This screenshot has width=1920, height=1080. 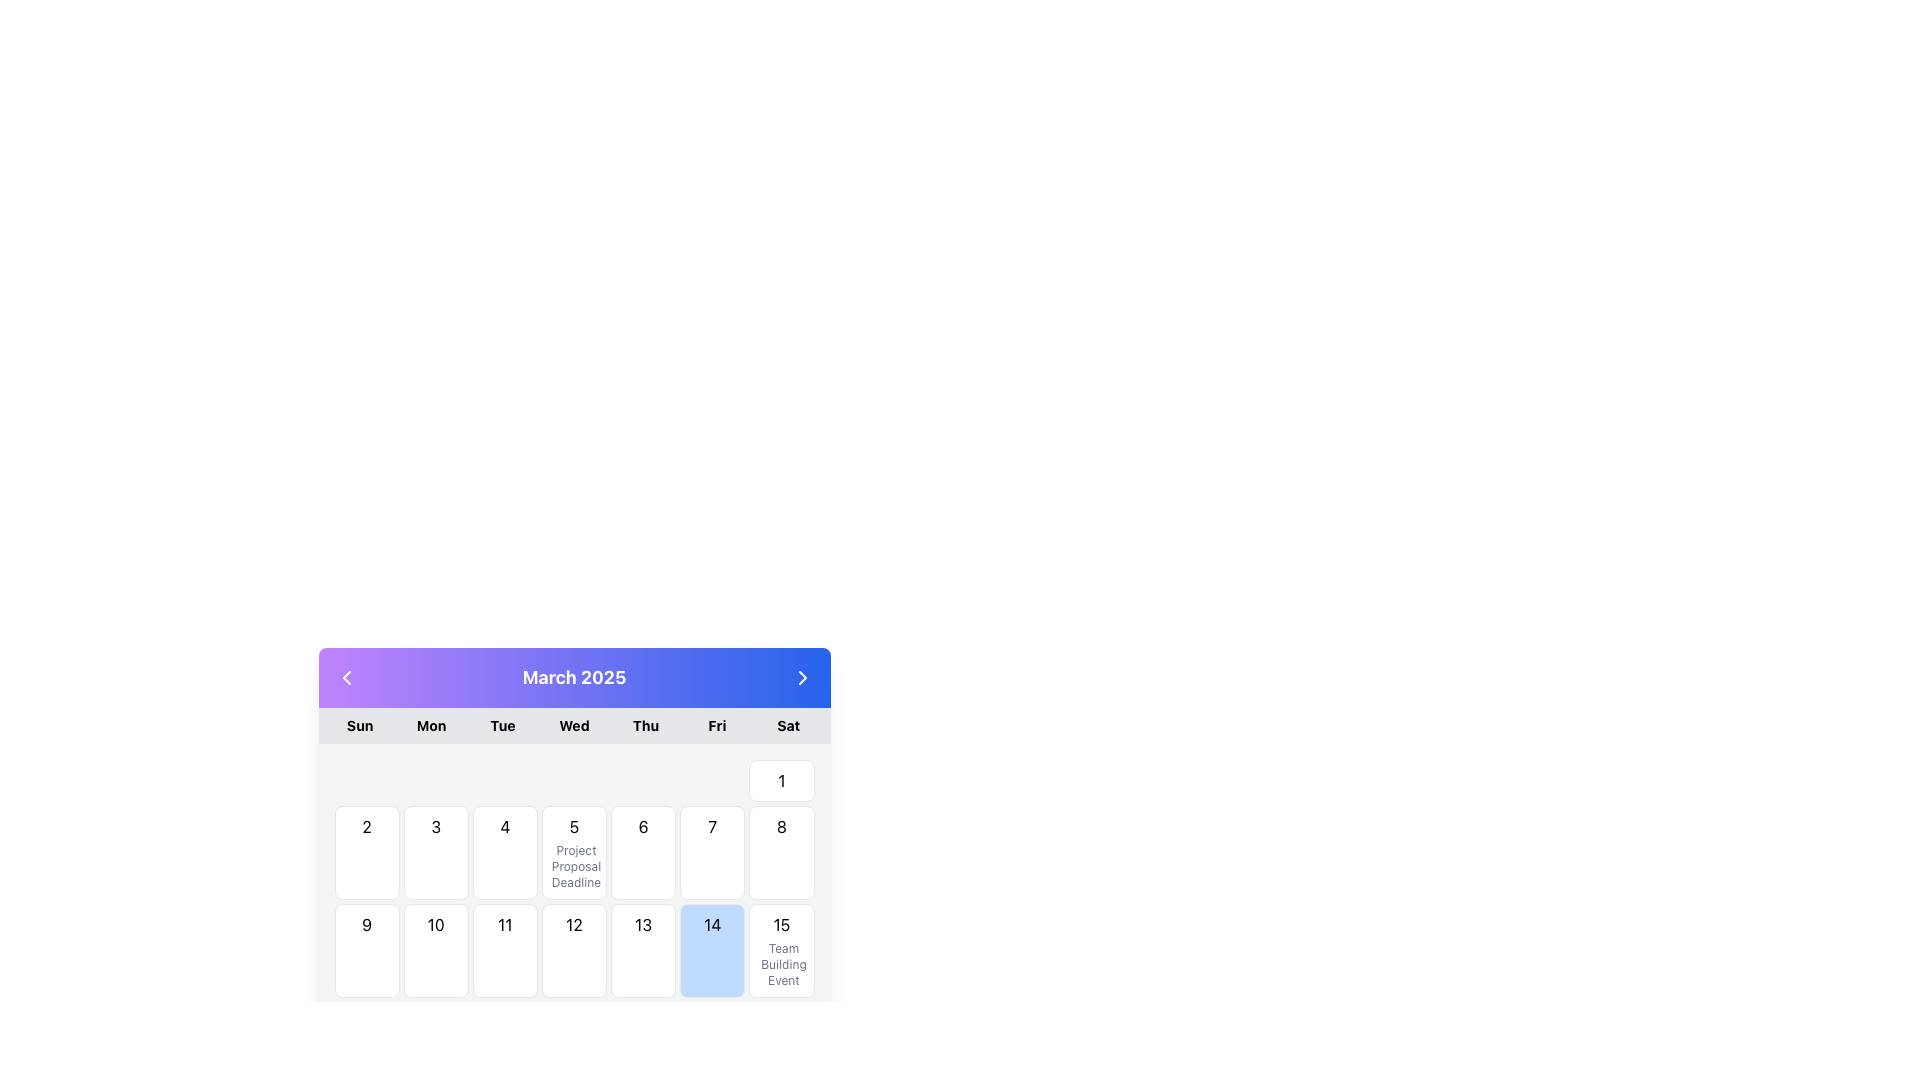 What do you see at coordinates (802, 677) in the screenshot?
I see `the right-facing chevron button, which is styled with a thin, white stroke on a blue background, located to the right of 'March 2025'` at bounding box center [802, 677].